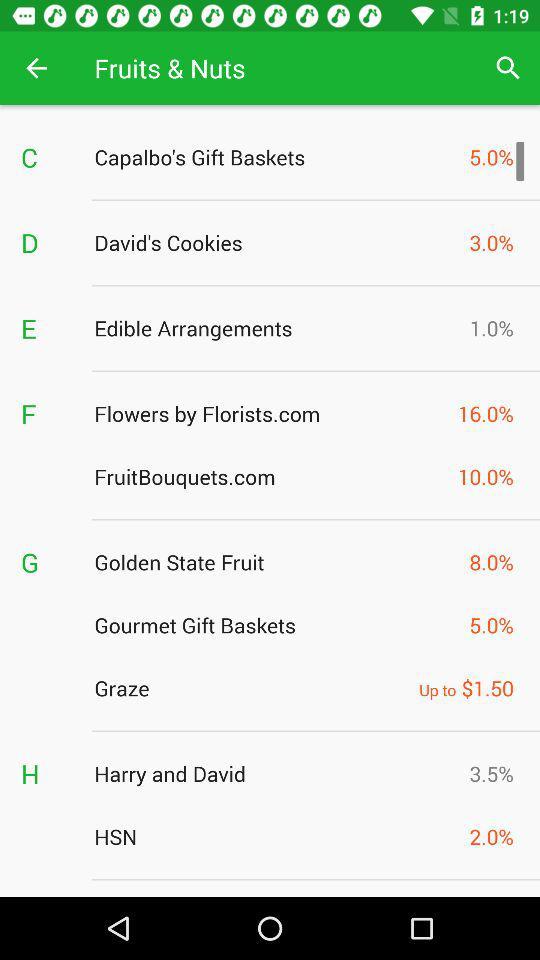  I want to click on app next to fruits & nuts icon, so click(508, 68).